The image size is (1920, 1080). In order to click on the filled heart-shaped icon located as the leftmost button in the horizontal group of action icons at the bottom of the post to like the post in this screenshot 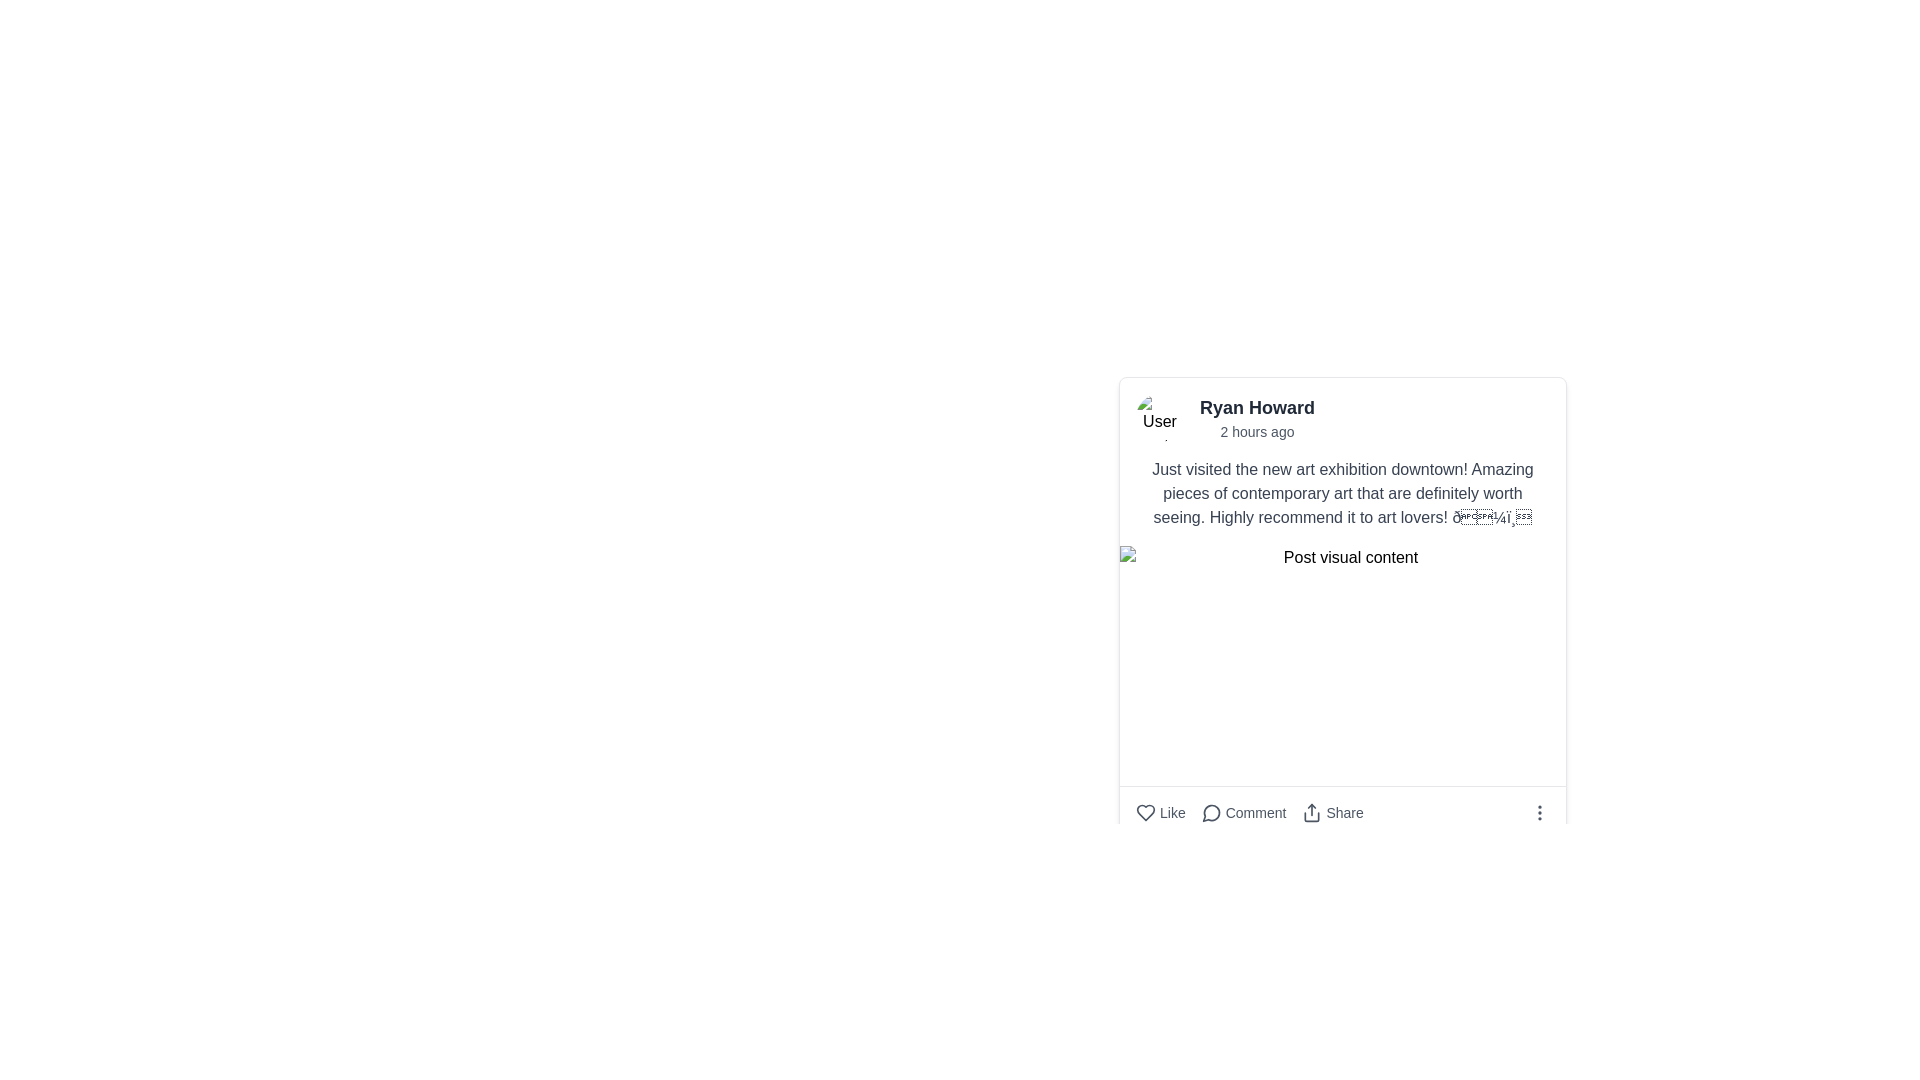, I will do `click(1146, 813)`.